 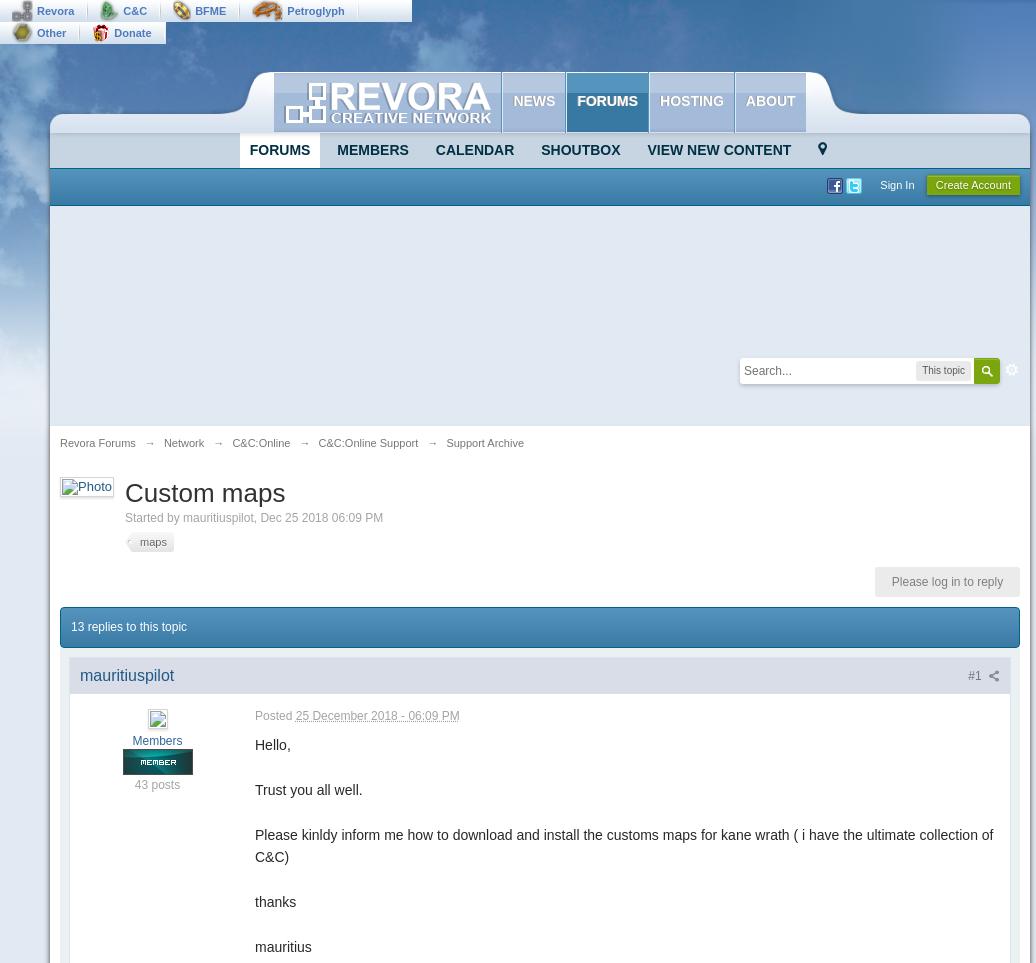 I want to click on 'Other', so click(x=51, y=32).